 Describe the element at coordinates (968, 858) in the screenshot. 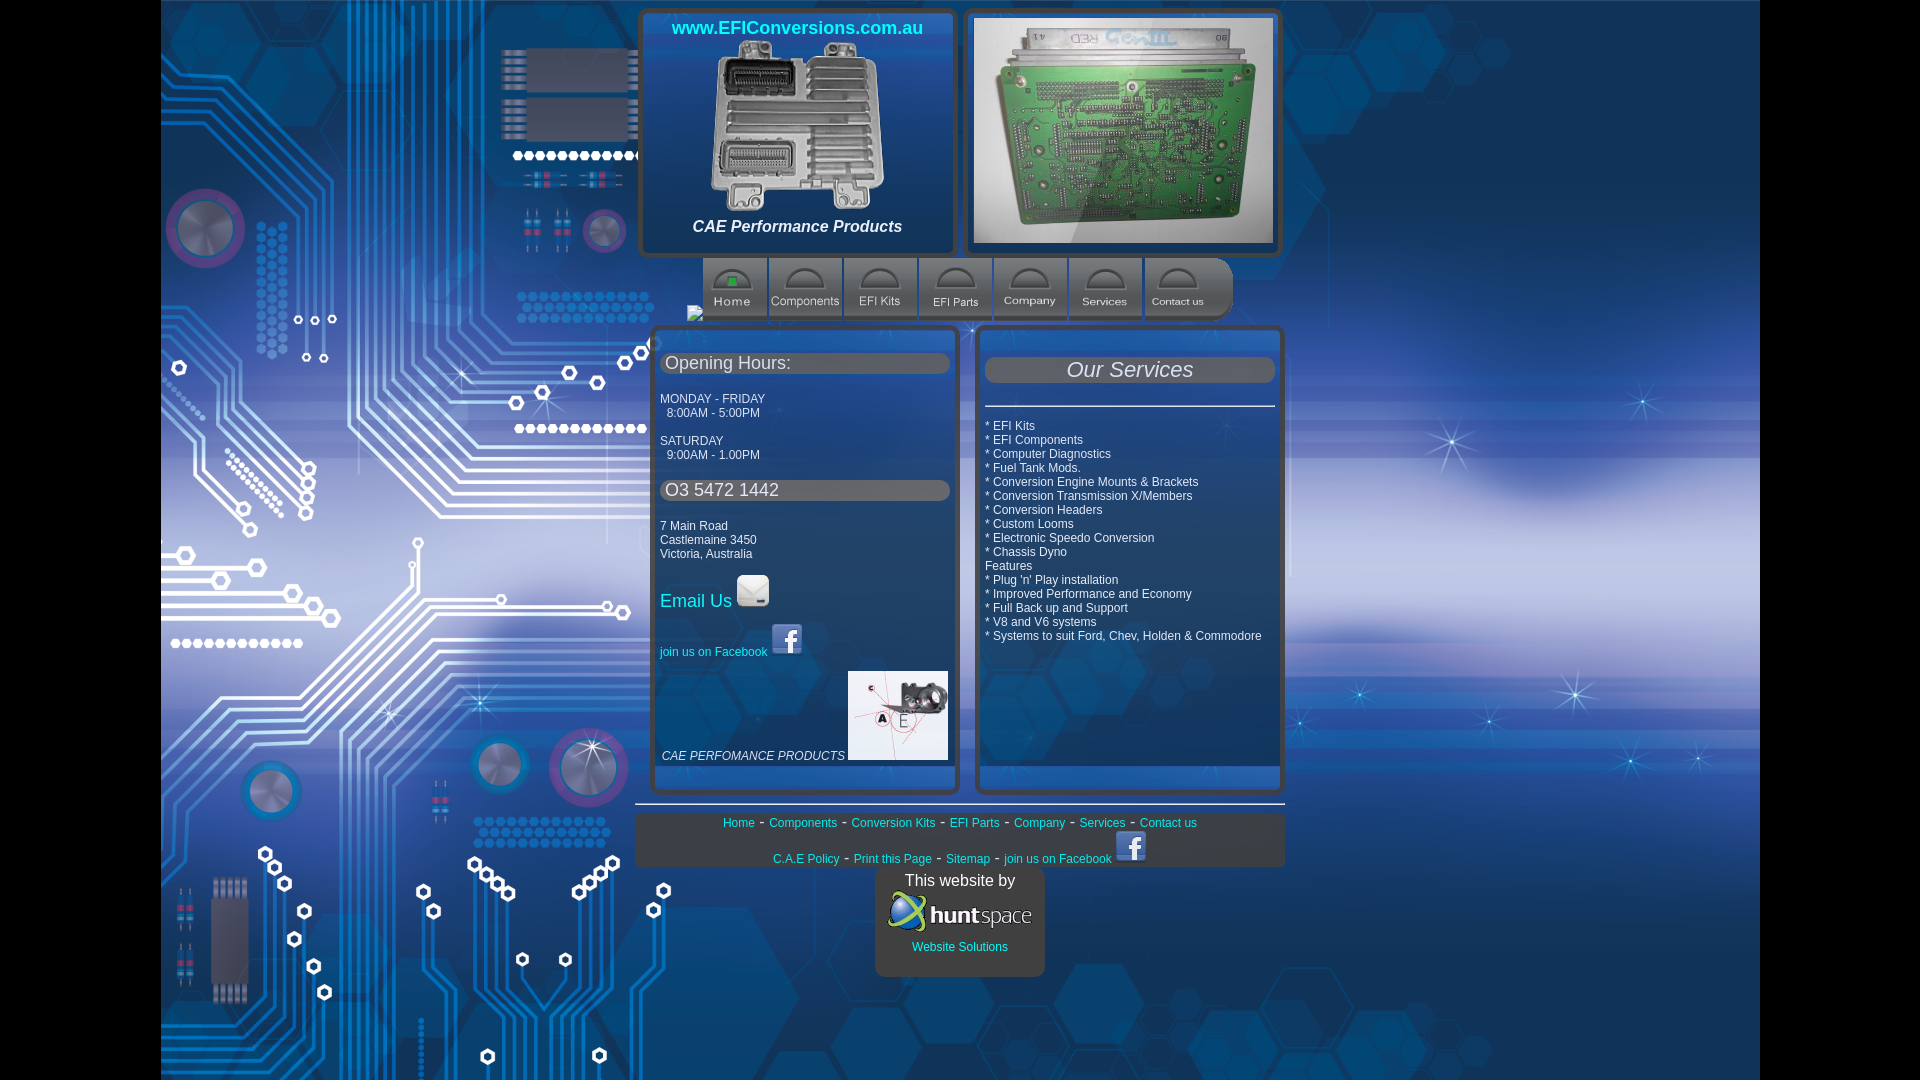

I see `'Sitemap'` at that location.